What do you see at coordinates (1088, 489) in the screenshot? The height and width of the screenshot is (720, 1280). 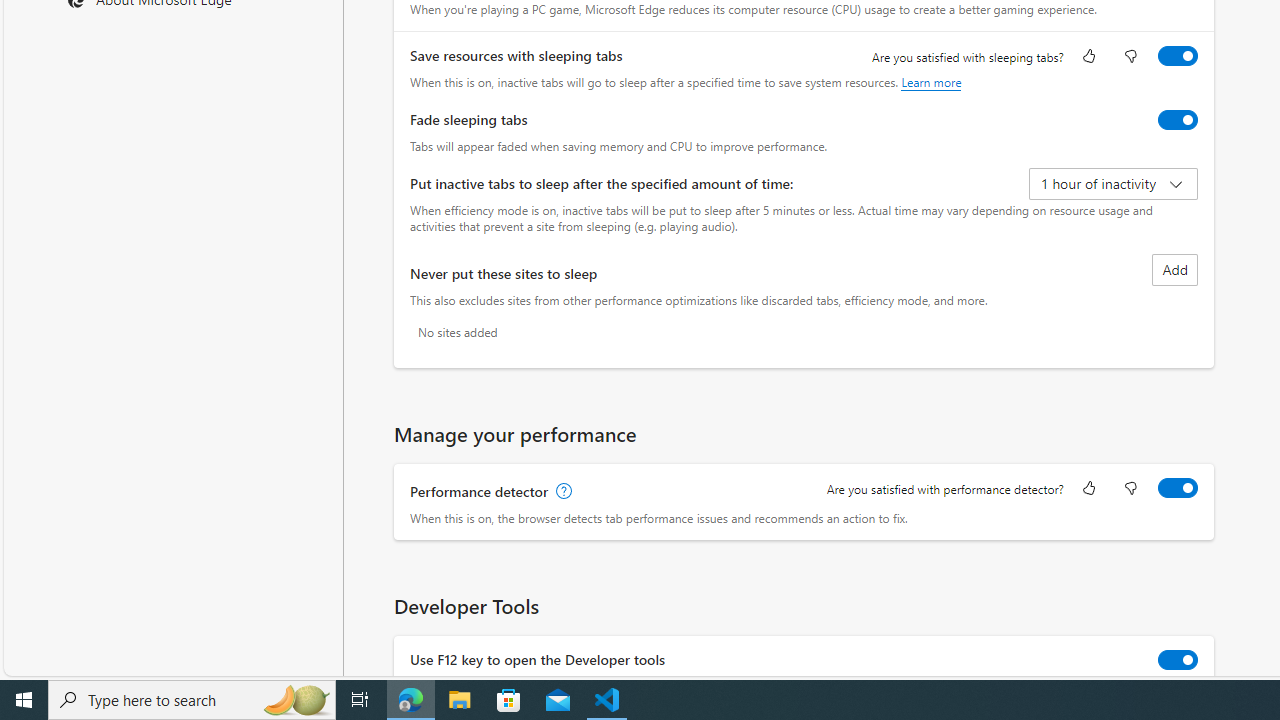 I see `'Like'` at bounding box center [1088, 489].